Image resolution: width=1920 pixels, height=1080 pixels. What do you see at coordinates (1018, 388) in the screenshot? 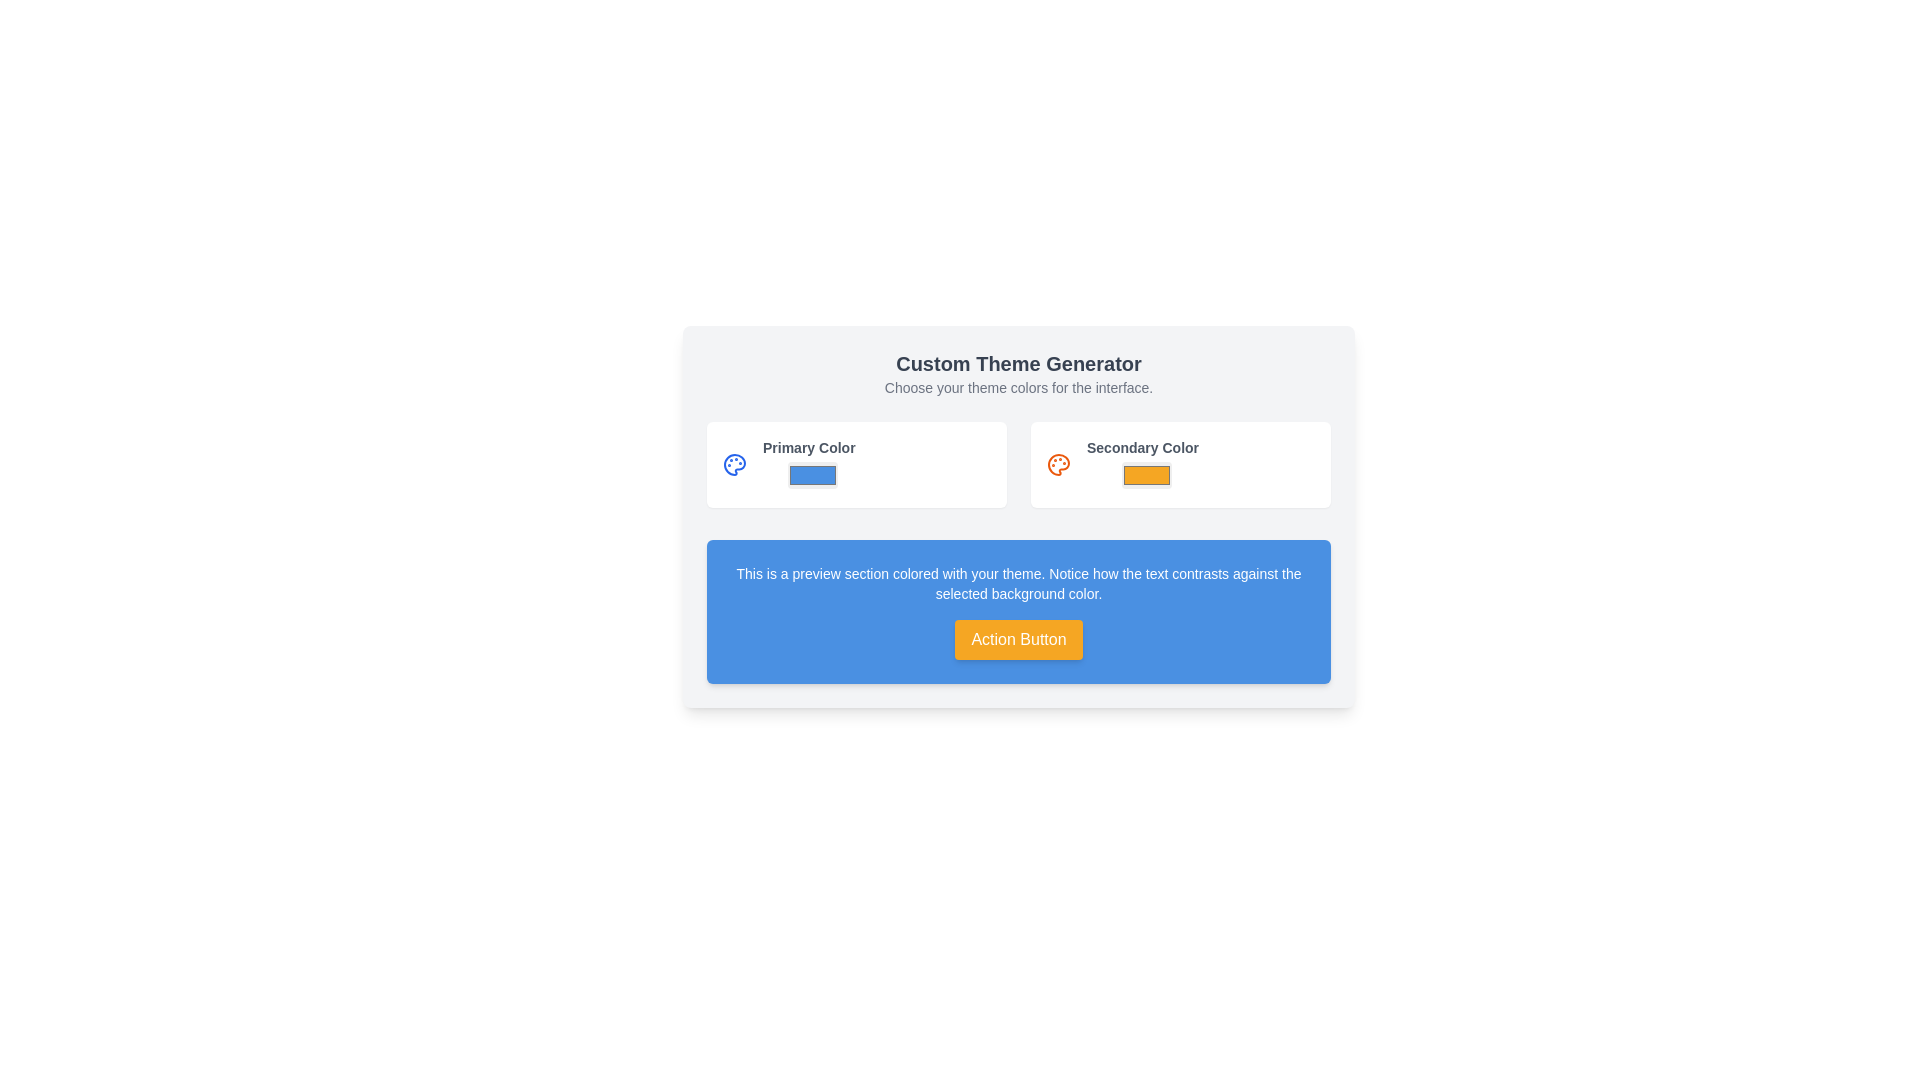
I see `the static text stating 'Choose your theme colors for the interface.' which is located directly beneath the title 'Custom Theme Generator'` at bounding box center [1018, 388].